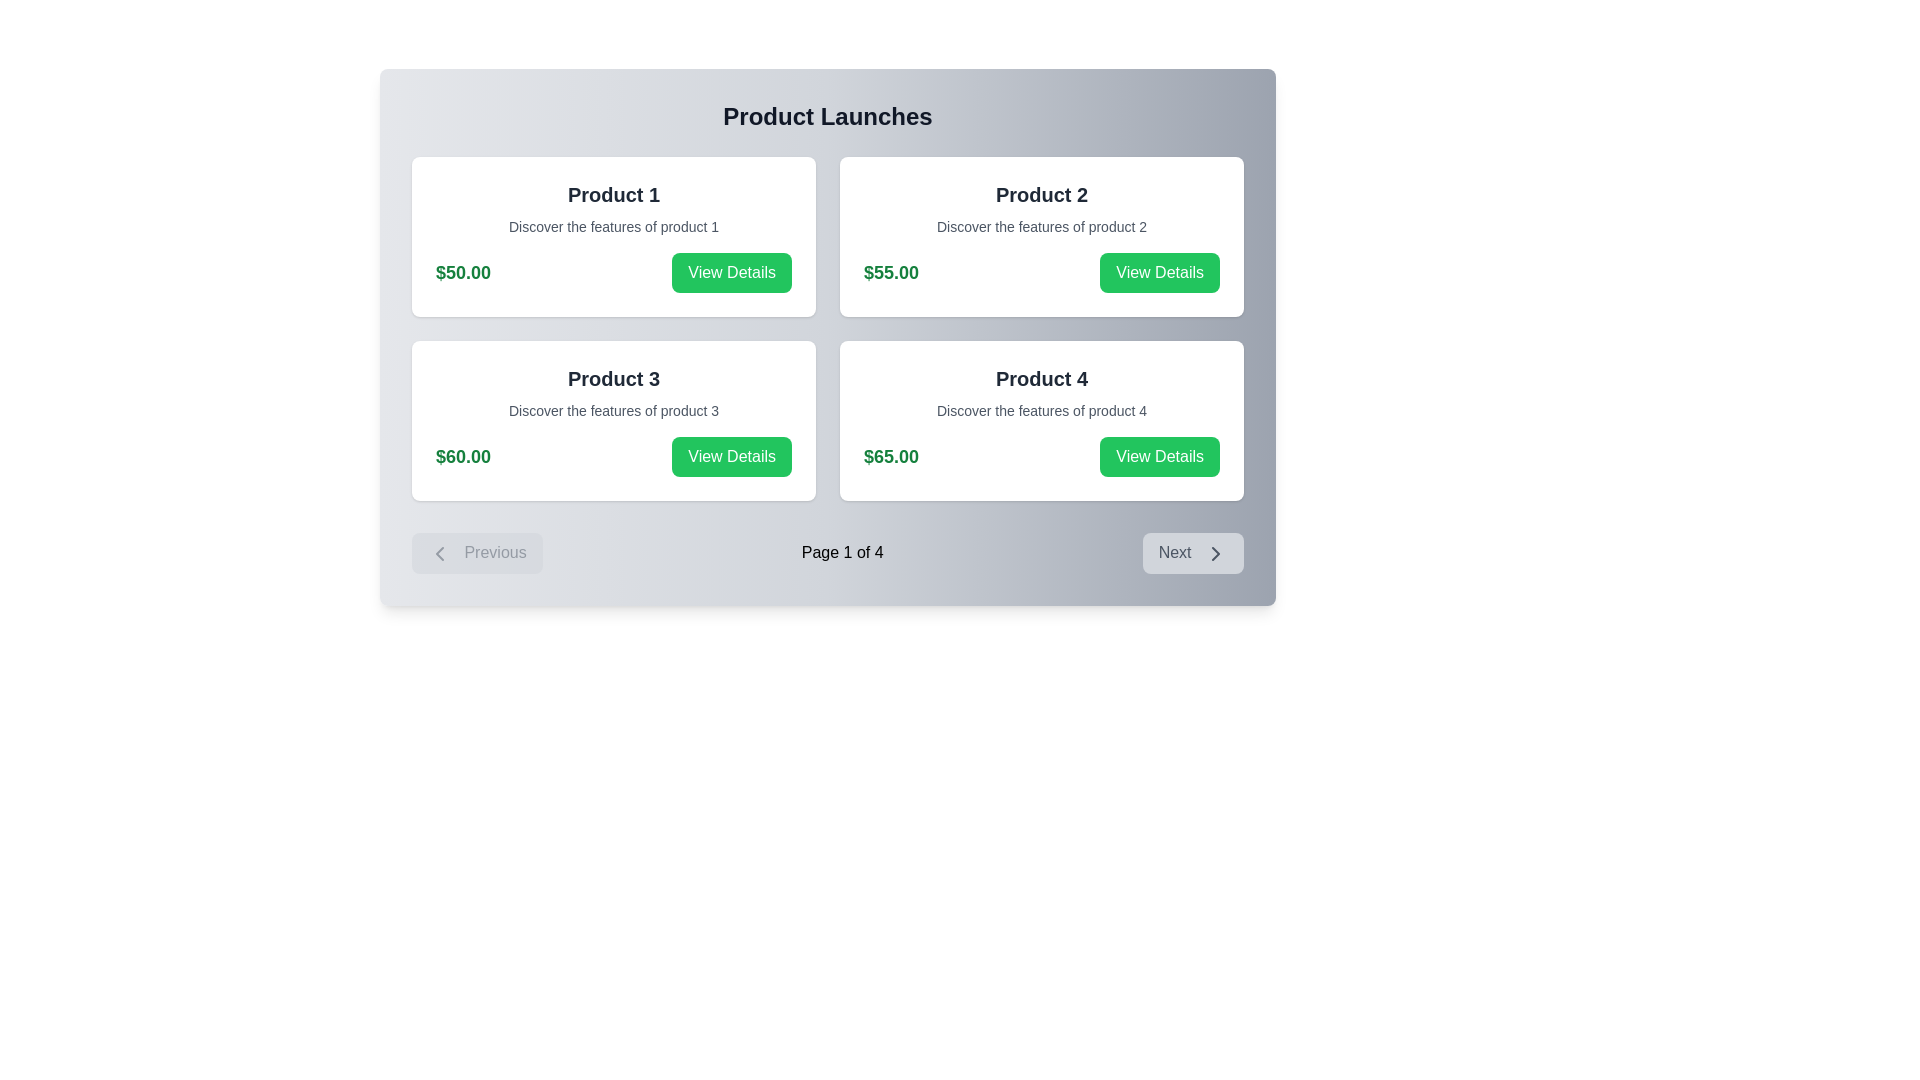 The image size is (1920, 1080). Describe the element at coordinates (476, 553) in the screenshot. I see `the grey rectangular button labeled 'Previous' with a leftward-pointing chevron icon, located at the bottom-left corner of the page` at that location.